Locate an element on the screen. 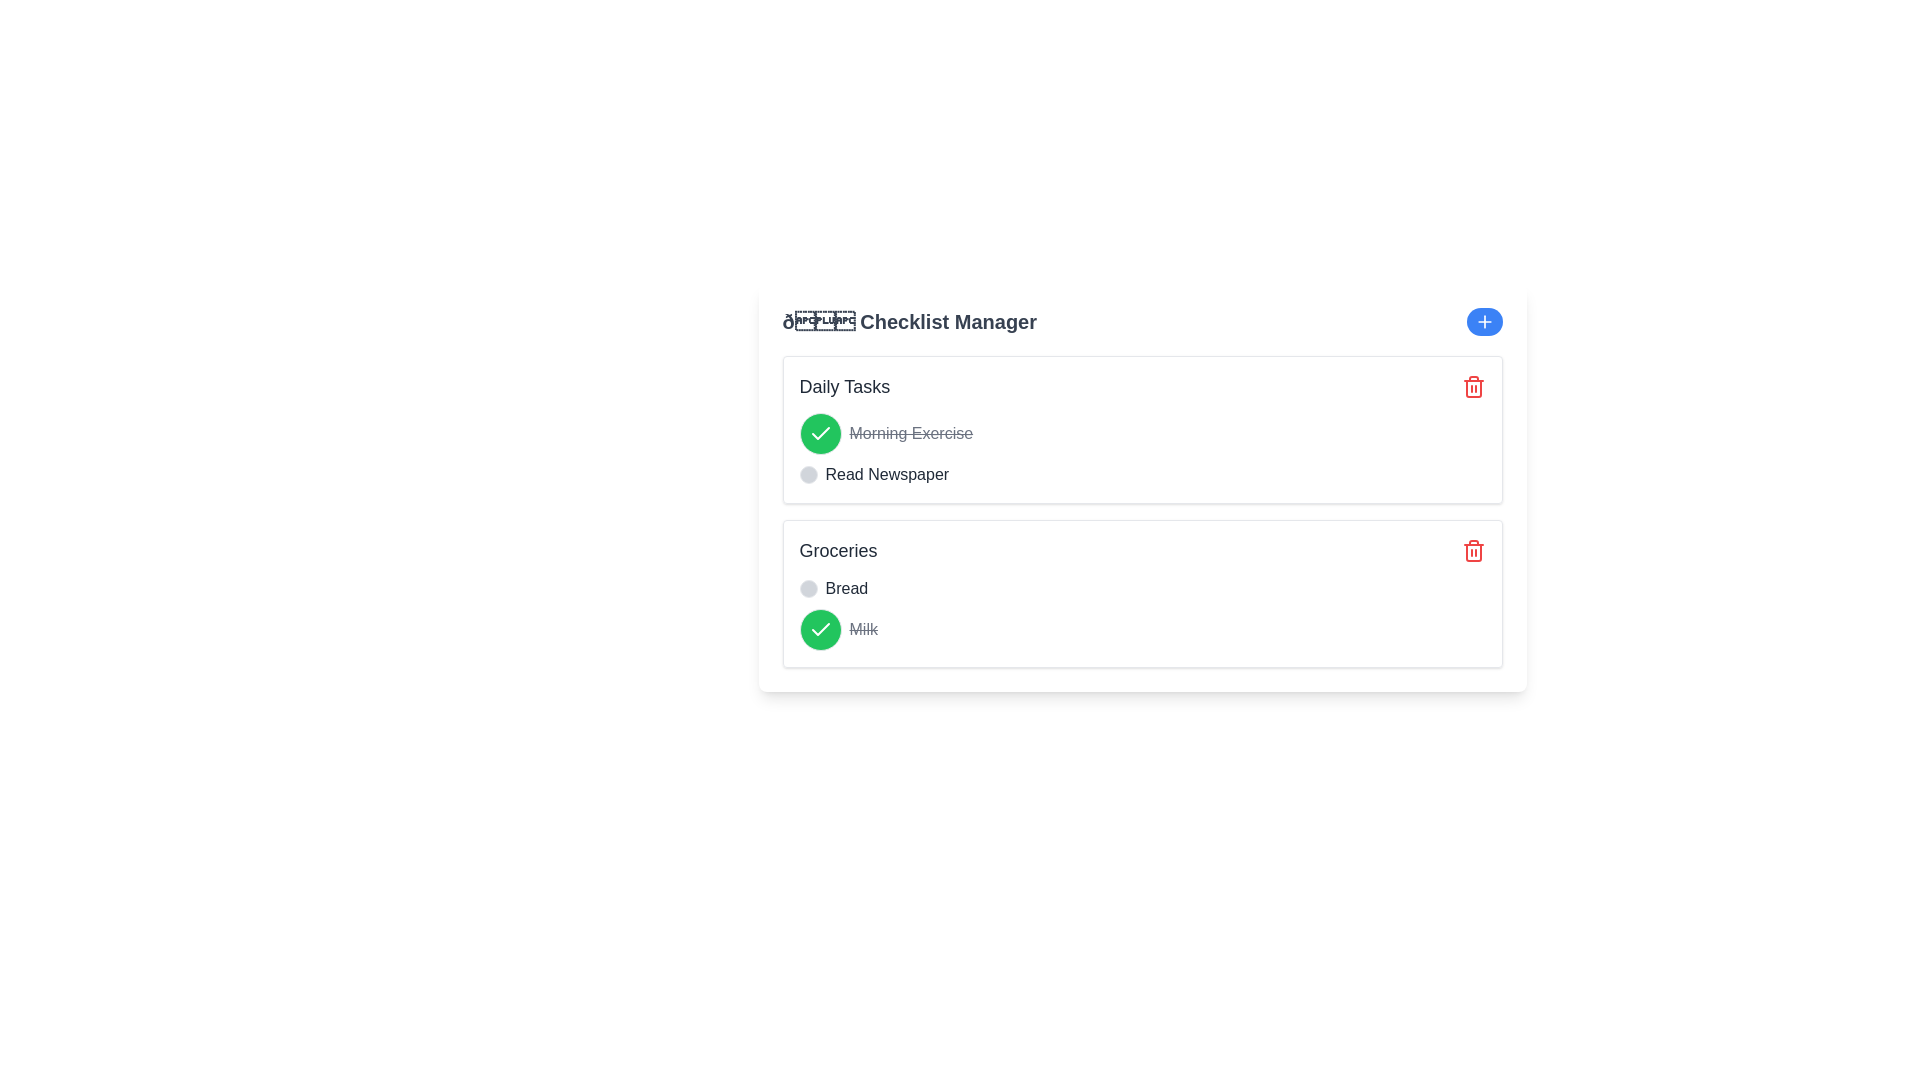 This screenshot has width=1920, height=1080. the text label that reads 'Bread', which is styled with a grayish text color and is part of the checklist layout under the section titled 'Groceries'. This label is positioned horizontally next to a circular, bordered icon and is the first text entry in the checklist is located at coordinates (846, 588).